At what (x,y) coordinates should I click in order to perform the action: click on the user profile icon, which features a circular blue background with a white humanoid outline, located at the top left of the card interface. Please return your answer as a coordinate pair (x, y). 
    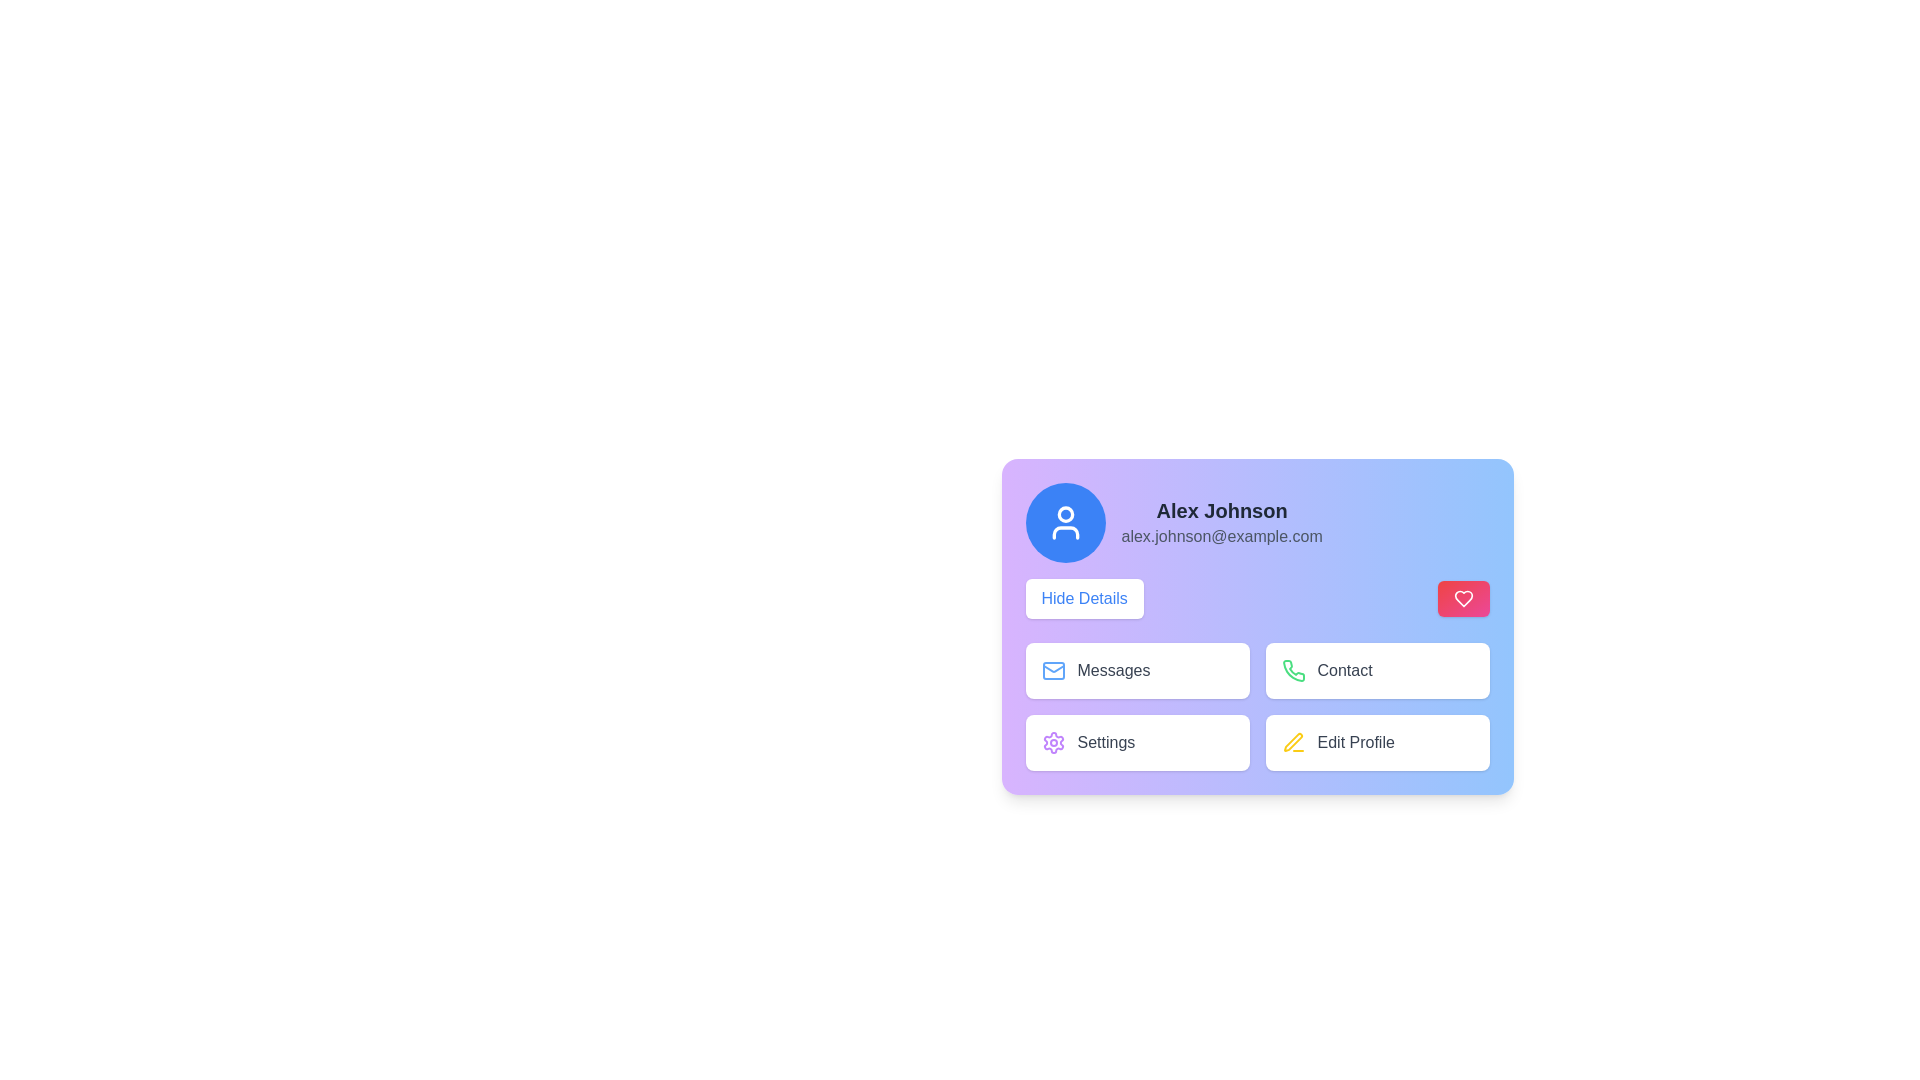
    Looking at the image, I should click on (1064, 522).